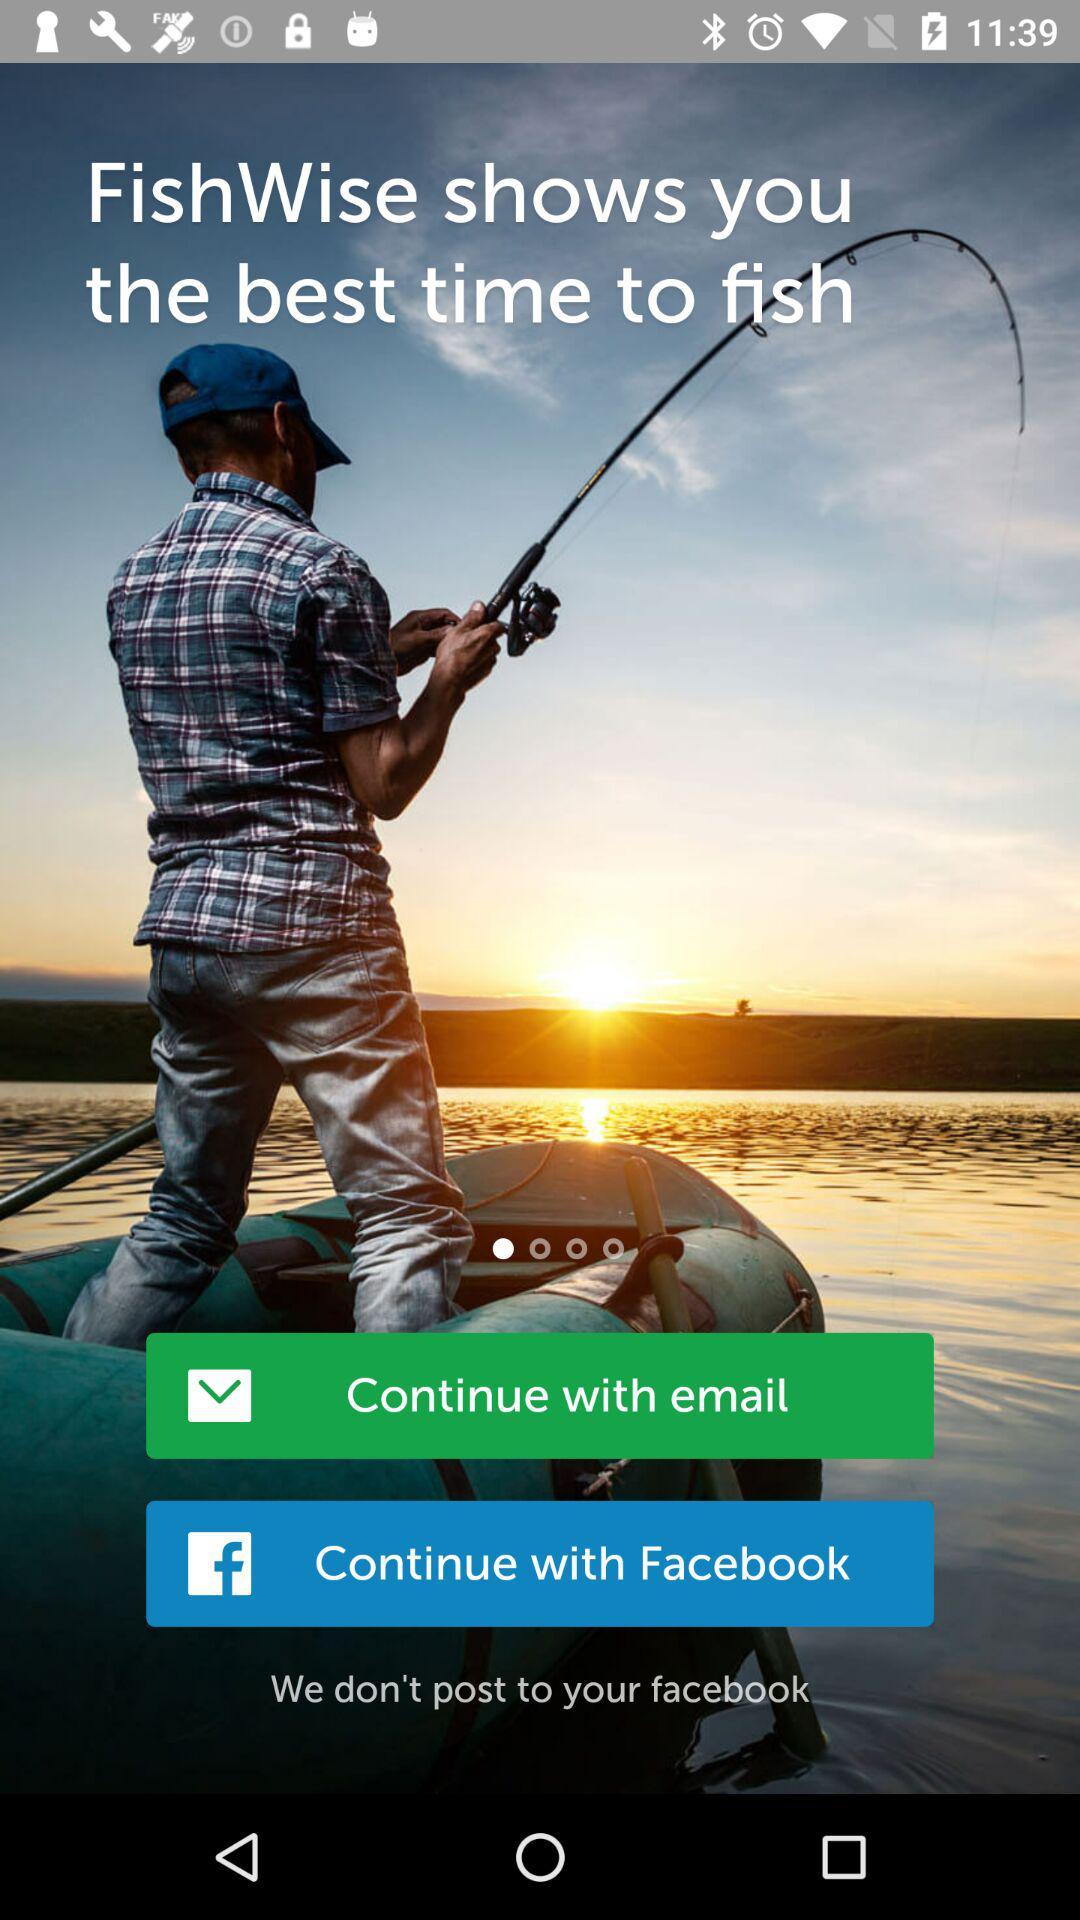 The height and width of the screenshot is (1920, 1080). I want to click on the avatar icon, so click(502, 1247).